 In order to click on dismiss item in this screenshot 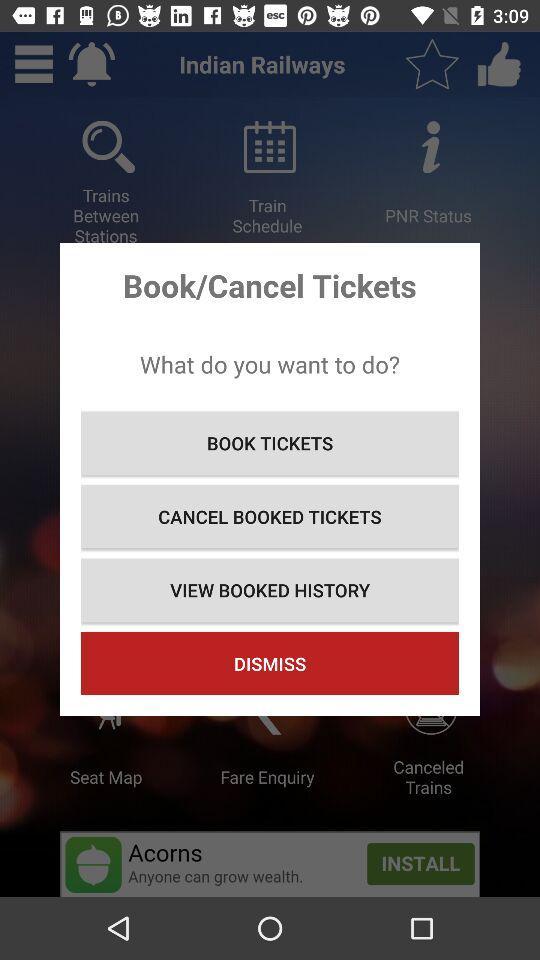, I will do `click(270, 663)`.